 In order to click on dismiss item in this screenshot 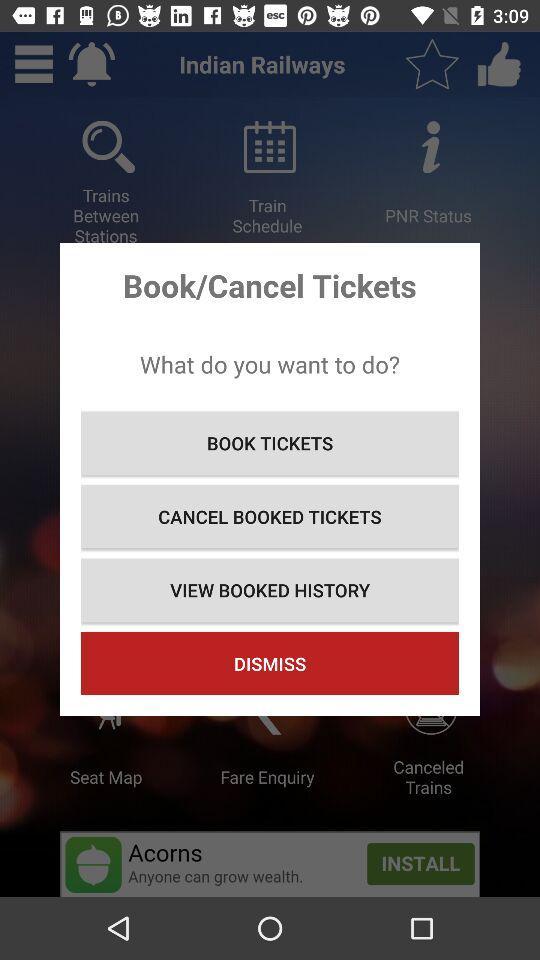, I will do `click(270, 663)`.